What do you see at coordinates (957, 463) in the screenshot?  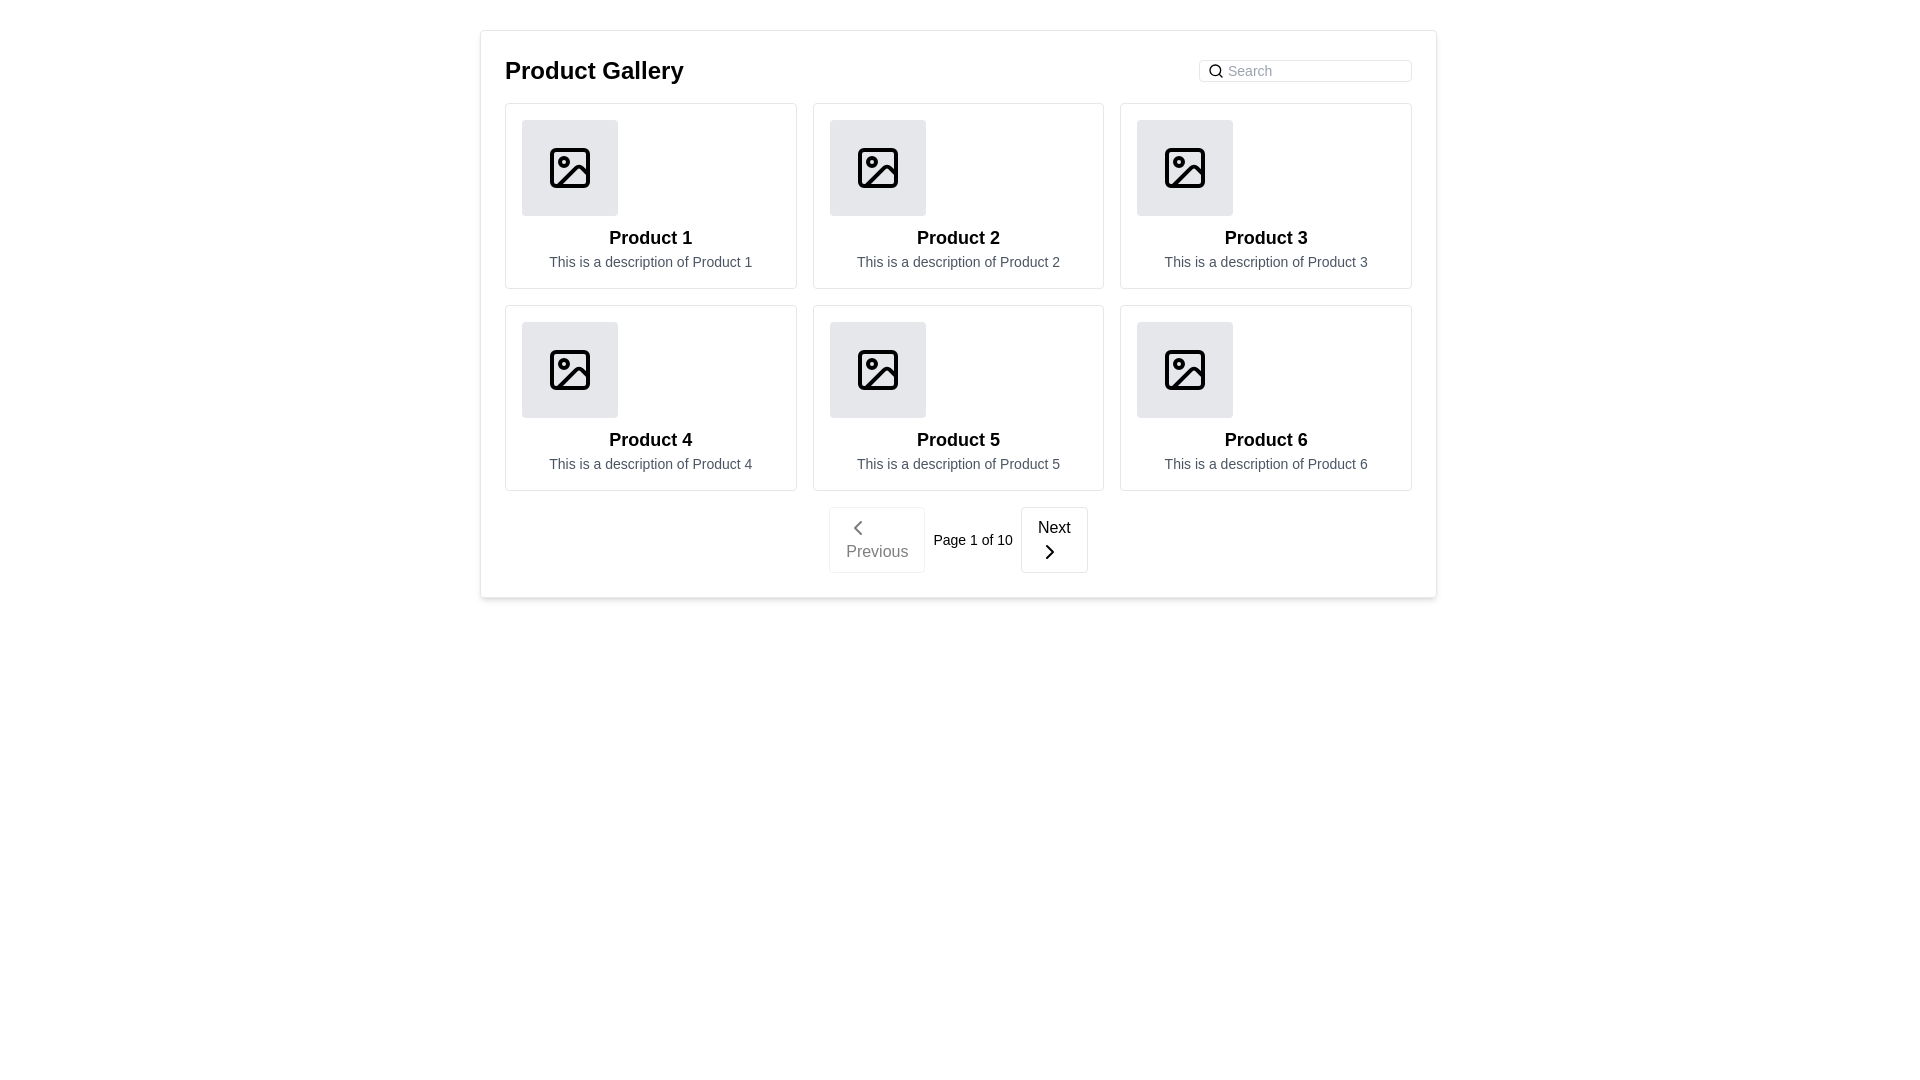 I see `the static text element reading 'This is a description of Product 5', located below the title 'Product 5' in the fifth product card` at bounding box center [957, 463].